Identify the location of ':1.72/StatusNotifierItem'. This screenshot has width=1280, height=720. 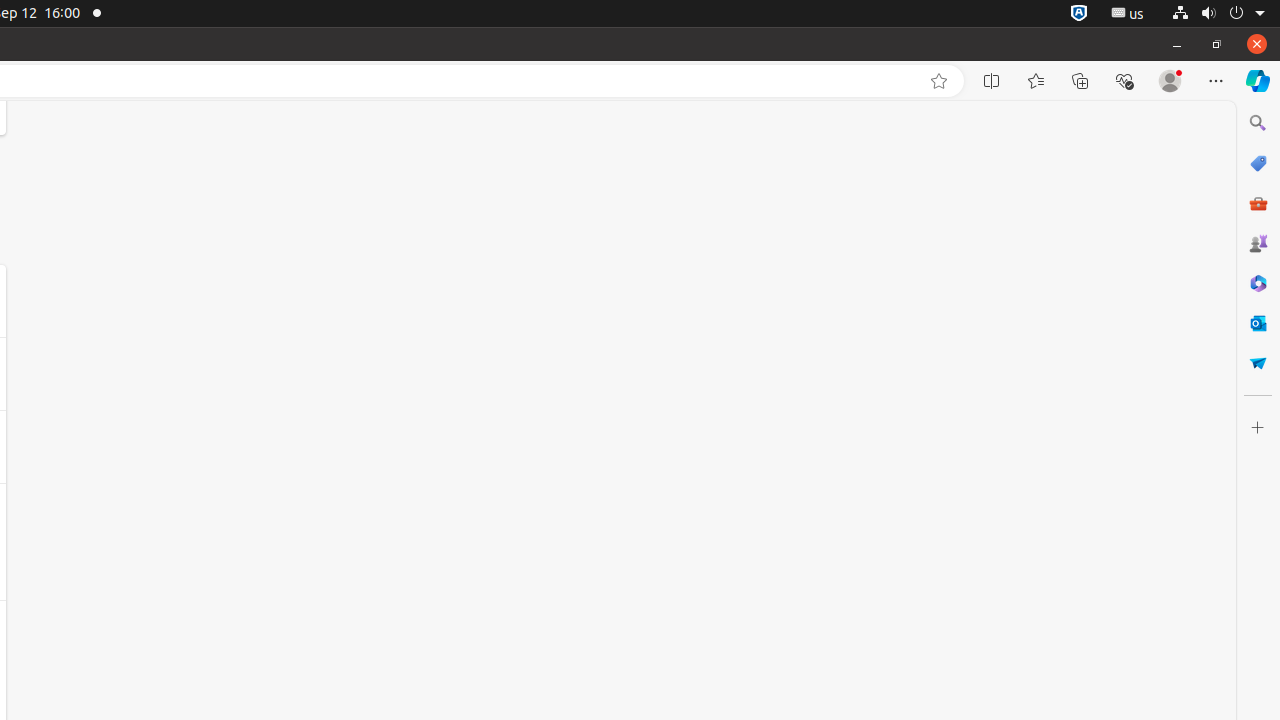
(1078, 13).